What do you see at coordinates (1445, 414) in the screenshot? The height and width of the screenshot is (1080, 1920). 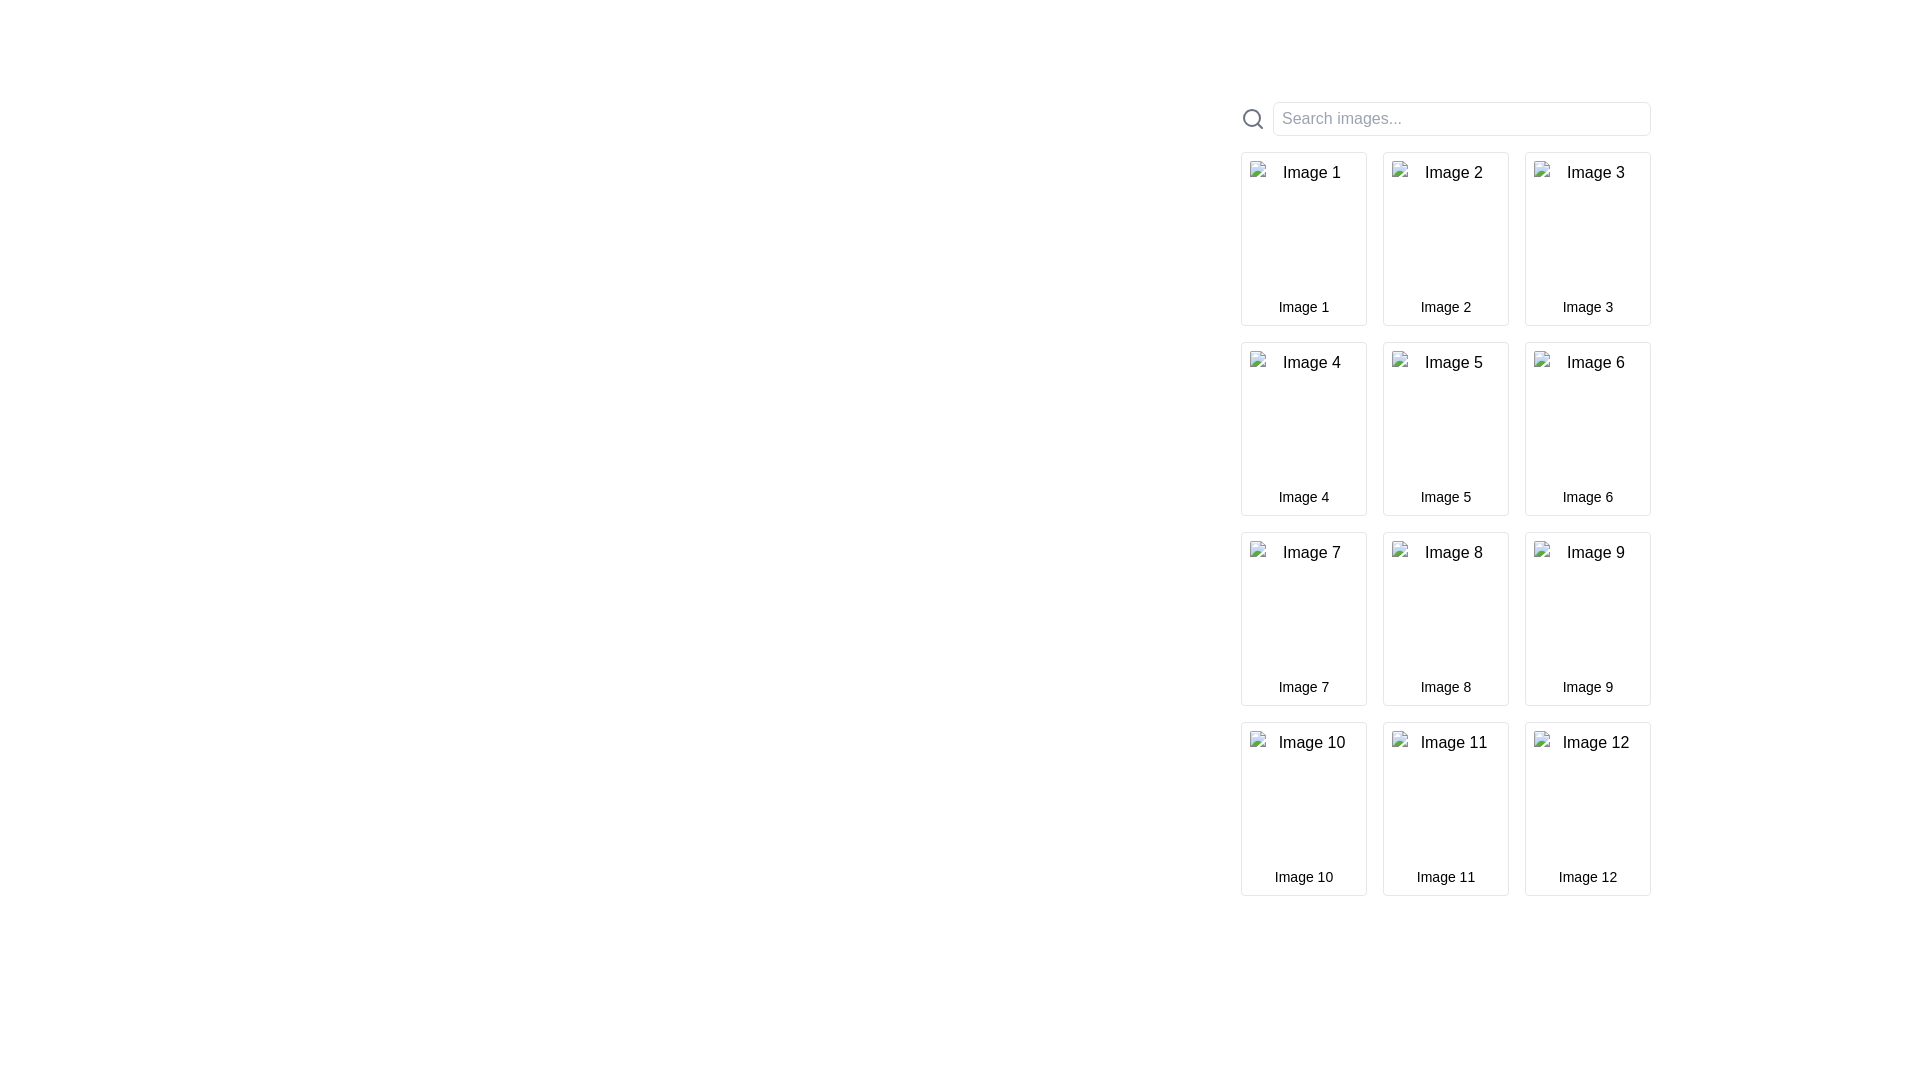 I see `the image component displaying 'Image 5' in its center, which is part of a card structure in the second row, middle column of a grid layout` at bounding box center [1445, 414].